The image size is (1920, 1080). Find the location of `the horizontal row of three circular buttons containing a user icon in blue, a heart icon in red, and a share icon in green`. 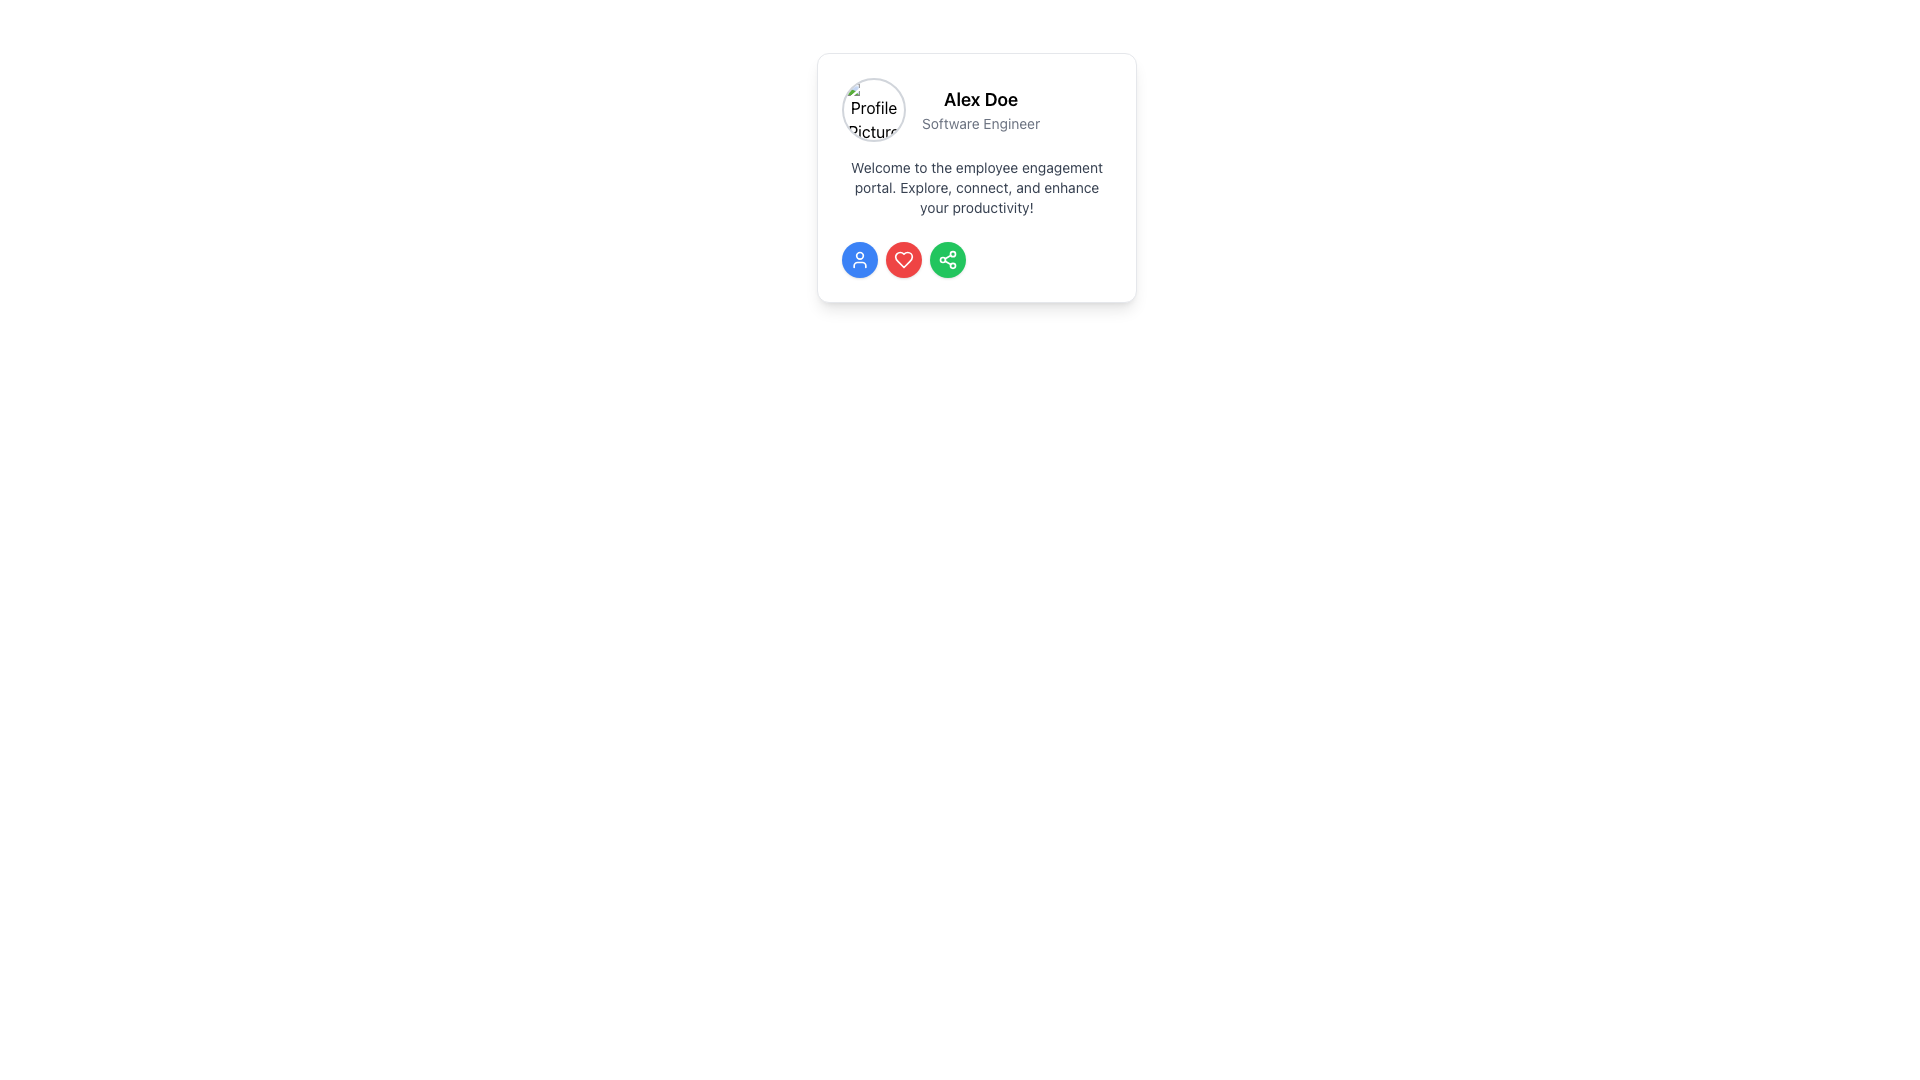

the horizontal row of three circular buttons containing a user icon in blue, a heart icon in red, and a share icon in green is located at coordinates (977, 258).